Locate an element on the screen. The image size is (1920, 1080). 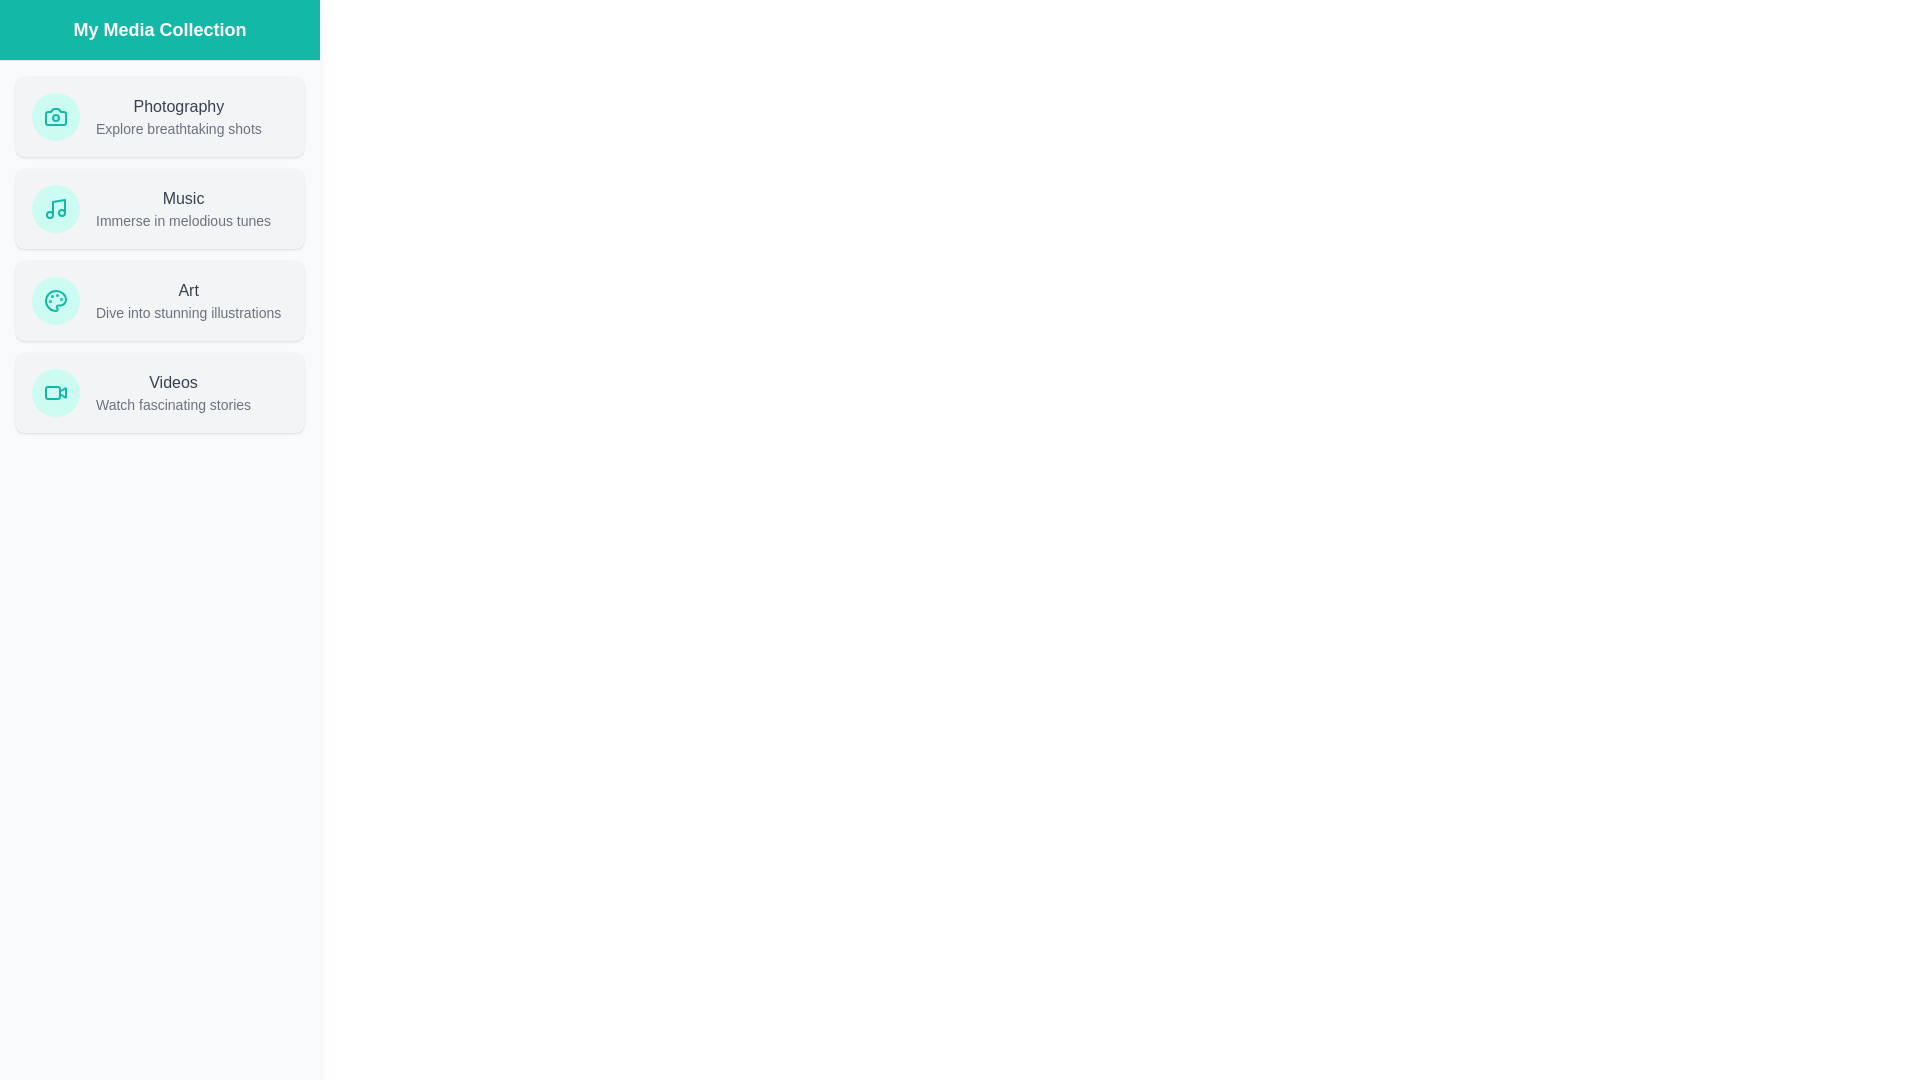
the icon representing Photography in the media collection drawer is located at coordinates (56, 116).